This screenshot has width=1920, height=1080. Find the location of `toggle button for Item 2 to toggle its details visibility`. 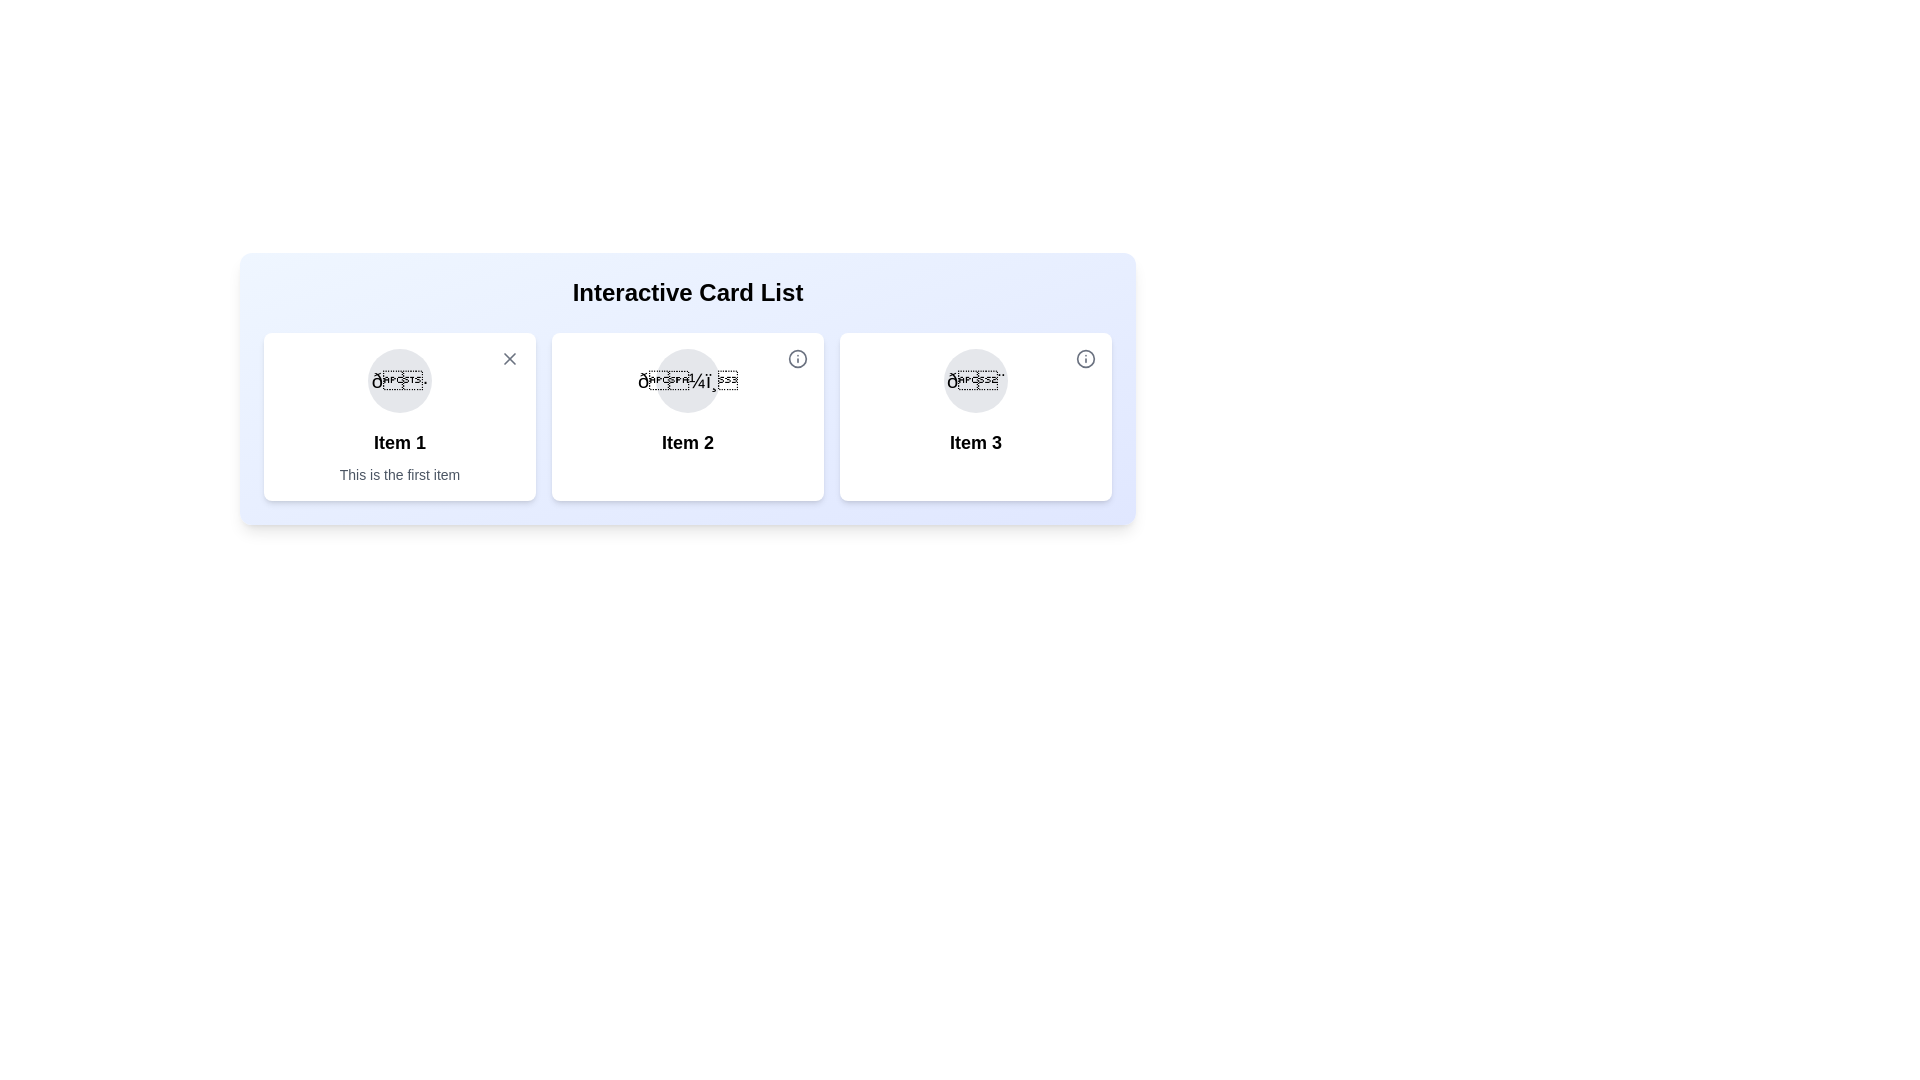

toggle button for Item 2 to toggle its details visibility is located at coordinates (796, 357).